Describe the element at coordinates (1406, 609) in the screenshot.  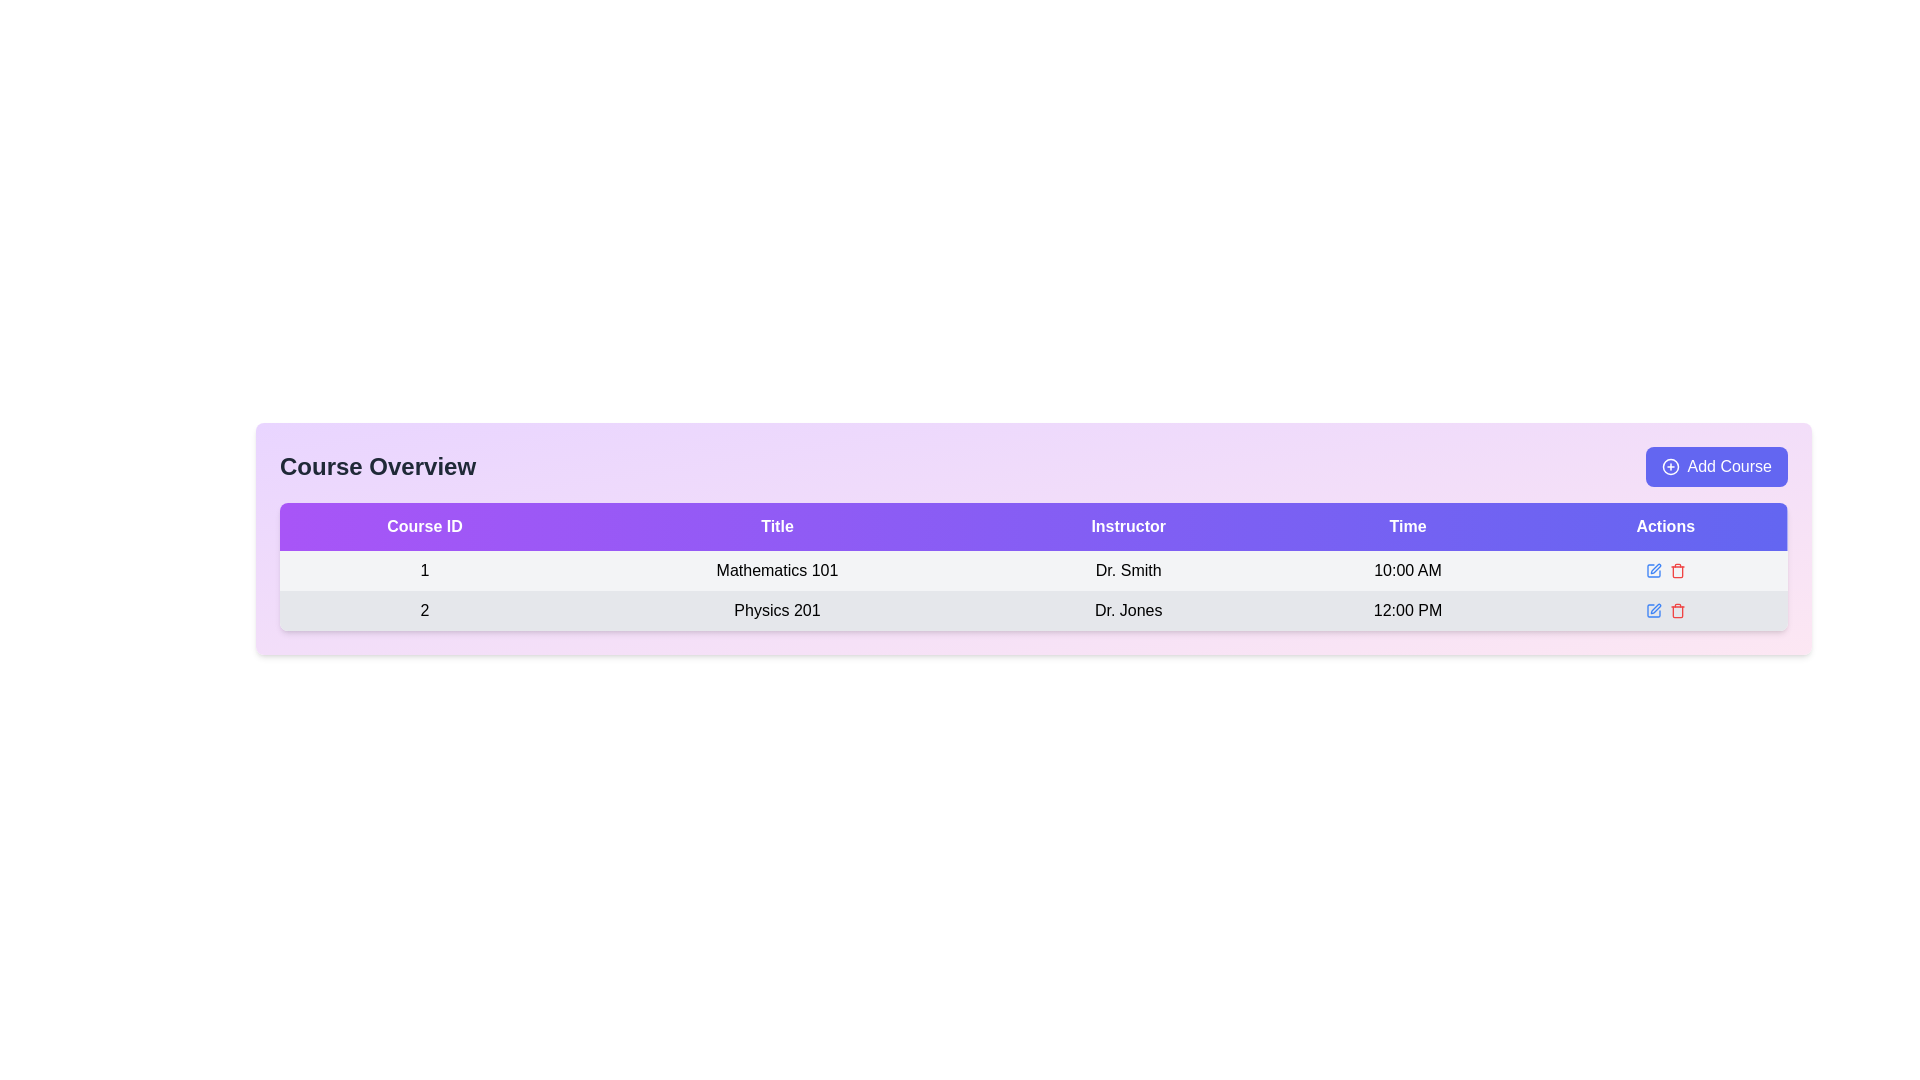
I see `the text label displaying '12:00 PM' in the 'Time' column of the table under the 'Course Overview' section` at that location.